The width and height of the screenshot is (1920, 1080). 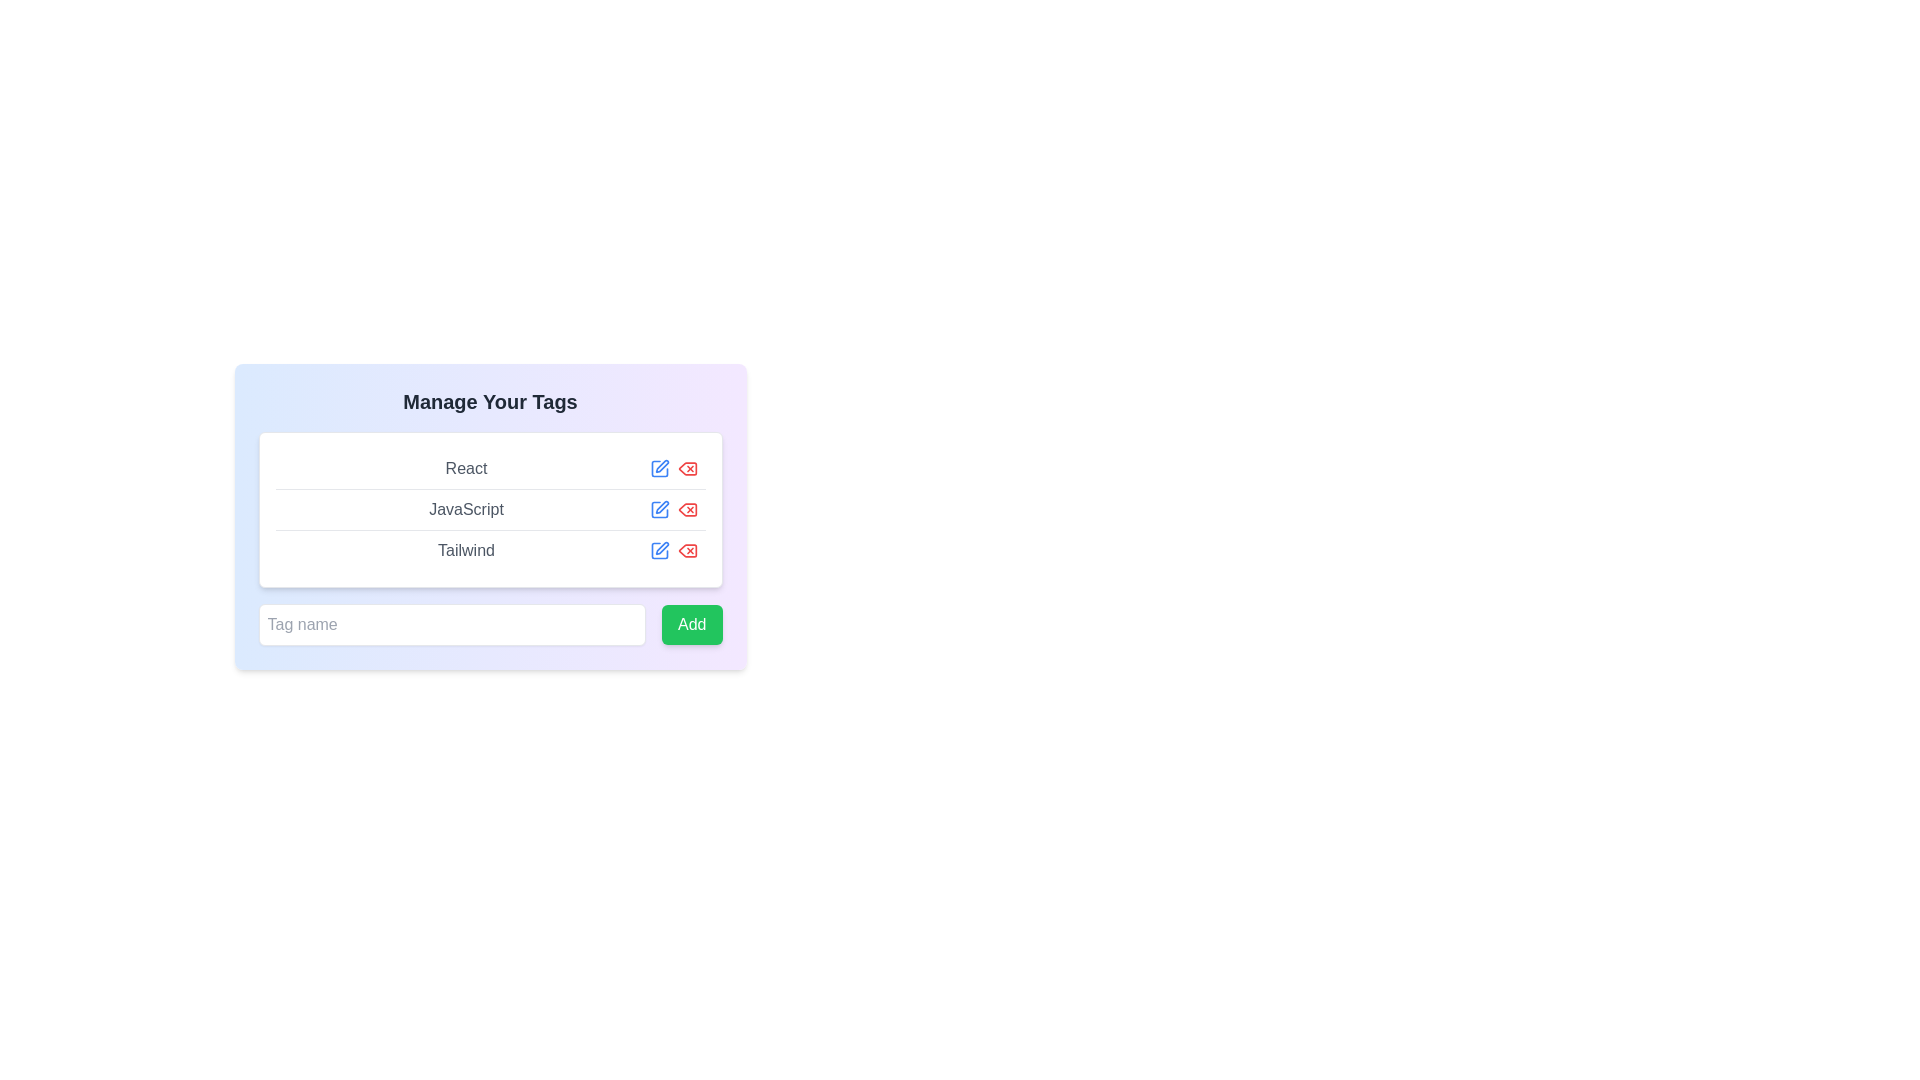 I want to click on the small blue pencil icon located adjacent to the 'JavaScript' label in the 'Manage Your Tags' section to initiate editing the 'JavaScript' tag, so click(x=659, y=508).